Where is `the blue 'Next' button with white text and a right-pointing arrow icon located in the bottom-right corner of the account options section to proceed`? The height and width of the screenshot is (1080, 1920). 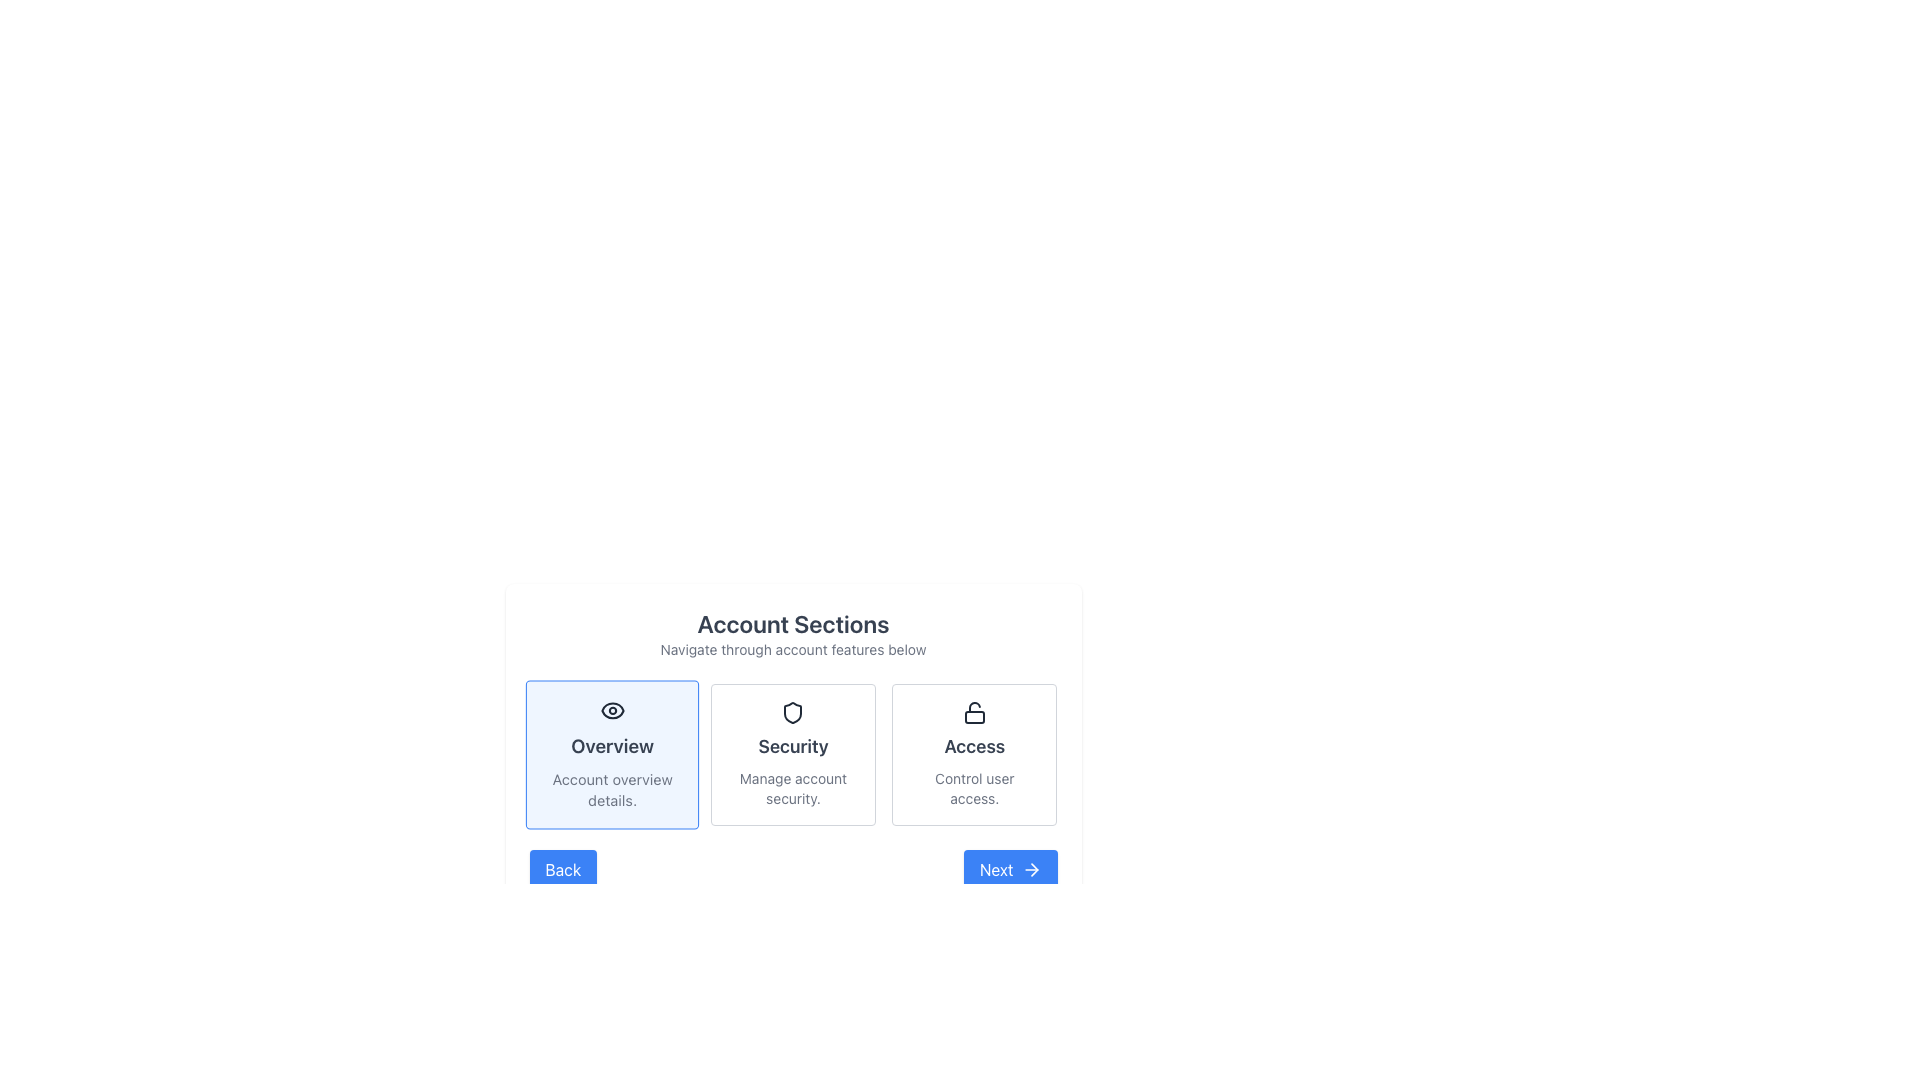 the blue 'Next' button with white text and a right-pointing arrow icon located in the bottom-right corner of the account options section to proceed is located at coordinates (1009, 869).